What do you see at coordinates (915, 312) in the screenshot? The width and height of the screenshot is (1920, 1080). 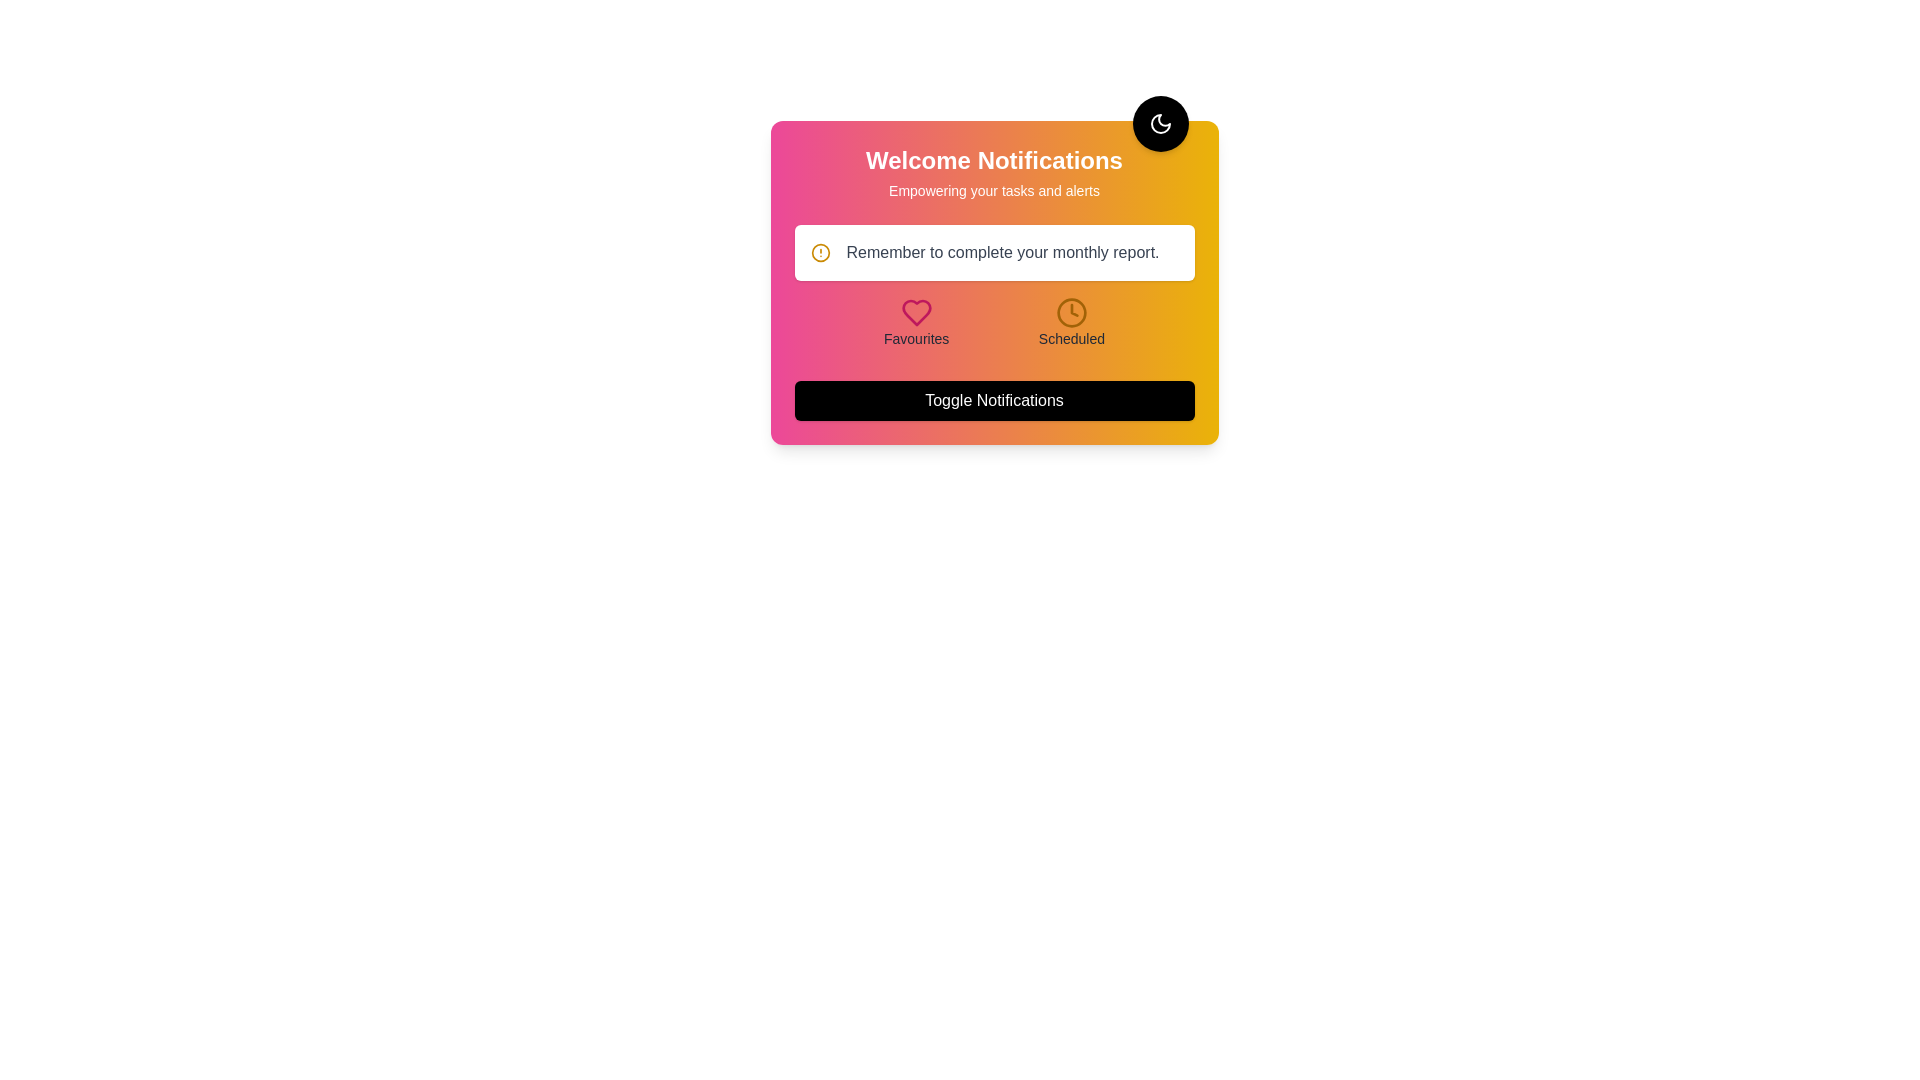 I see `the heart-shaped icon with a hollow center and pink outline located in the 'Favourites' section of the notification card` at bounding box center [915, 312].